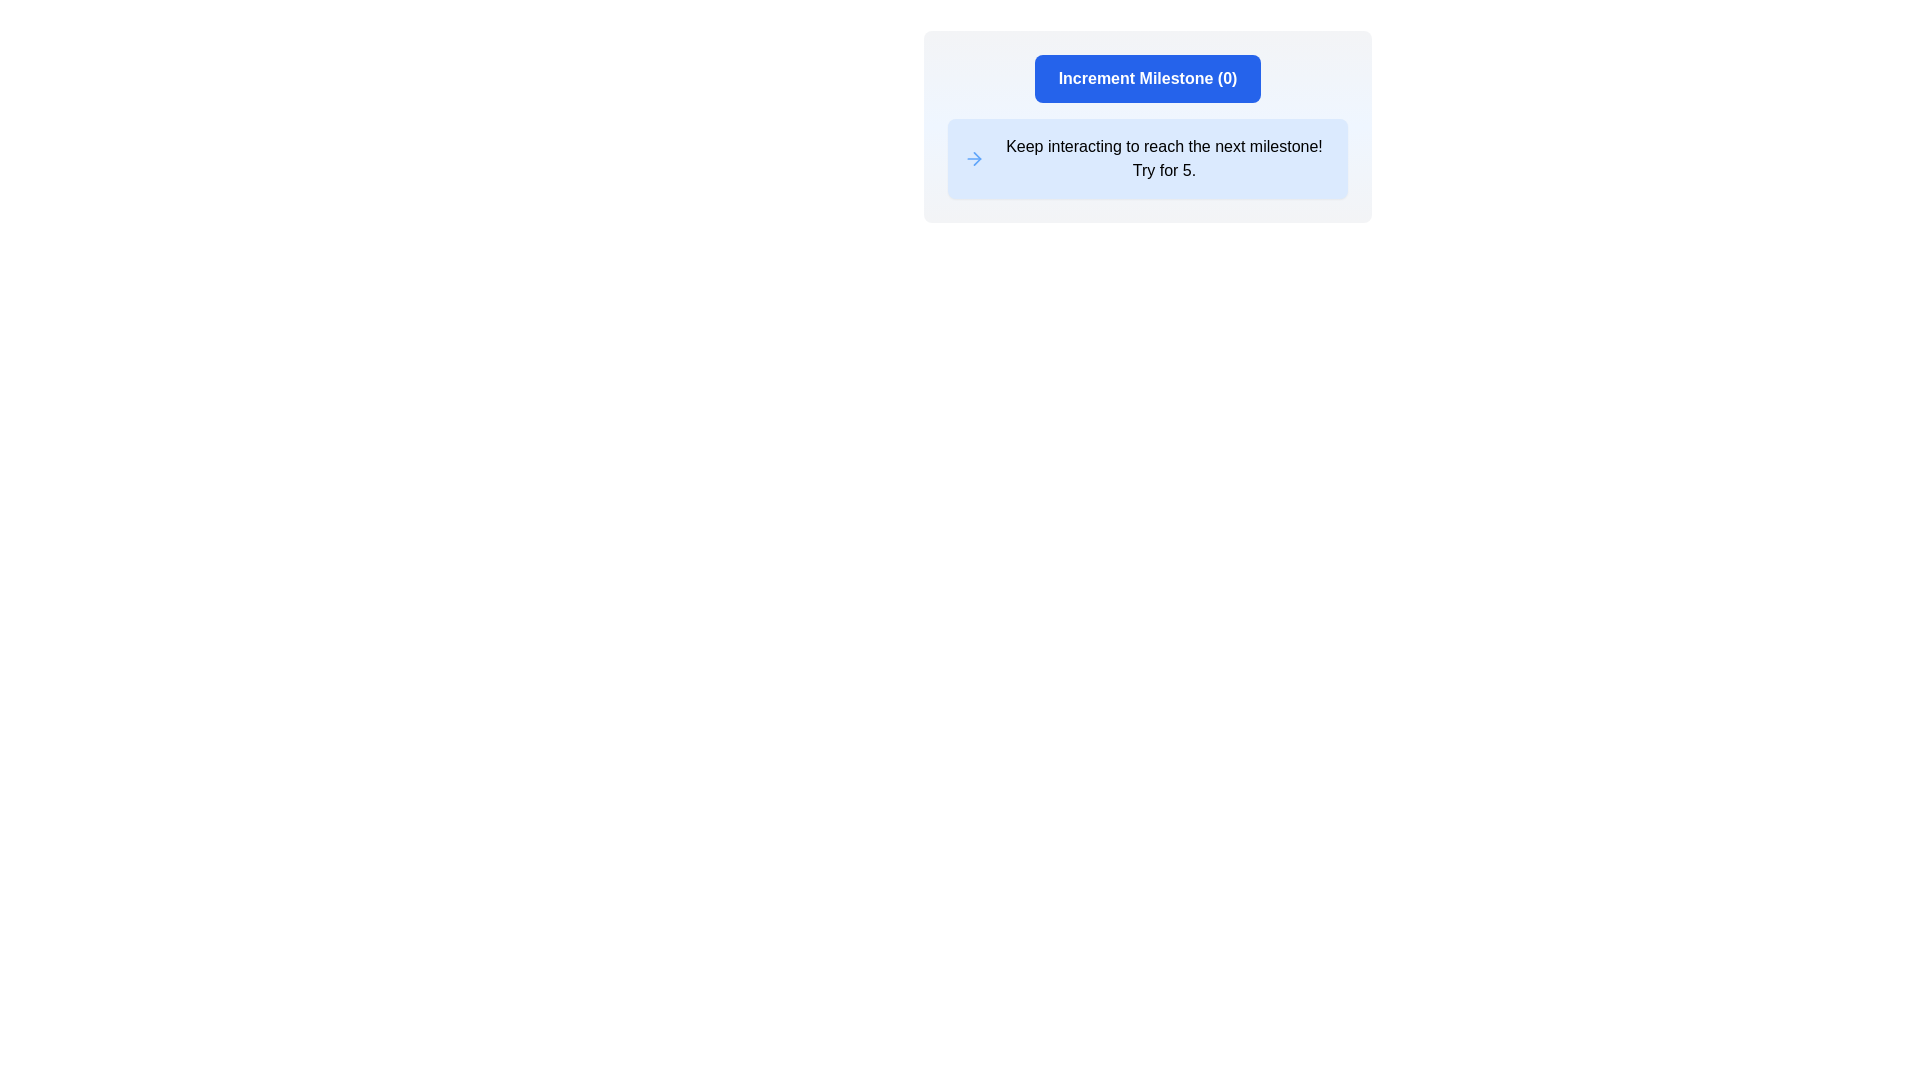 This screenshot has height=1080, width=1920. I want to click on the rectangular button with a blue background and white text labeled 'Increment Milestone (0)' to observe the hover effect, so click(1147, 77).